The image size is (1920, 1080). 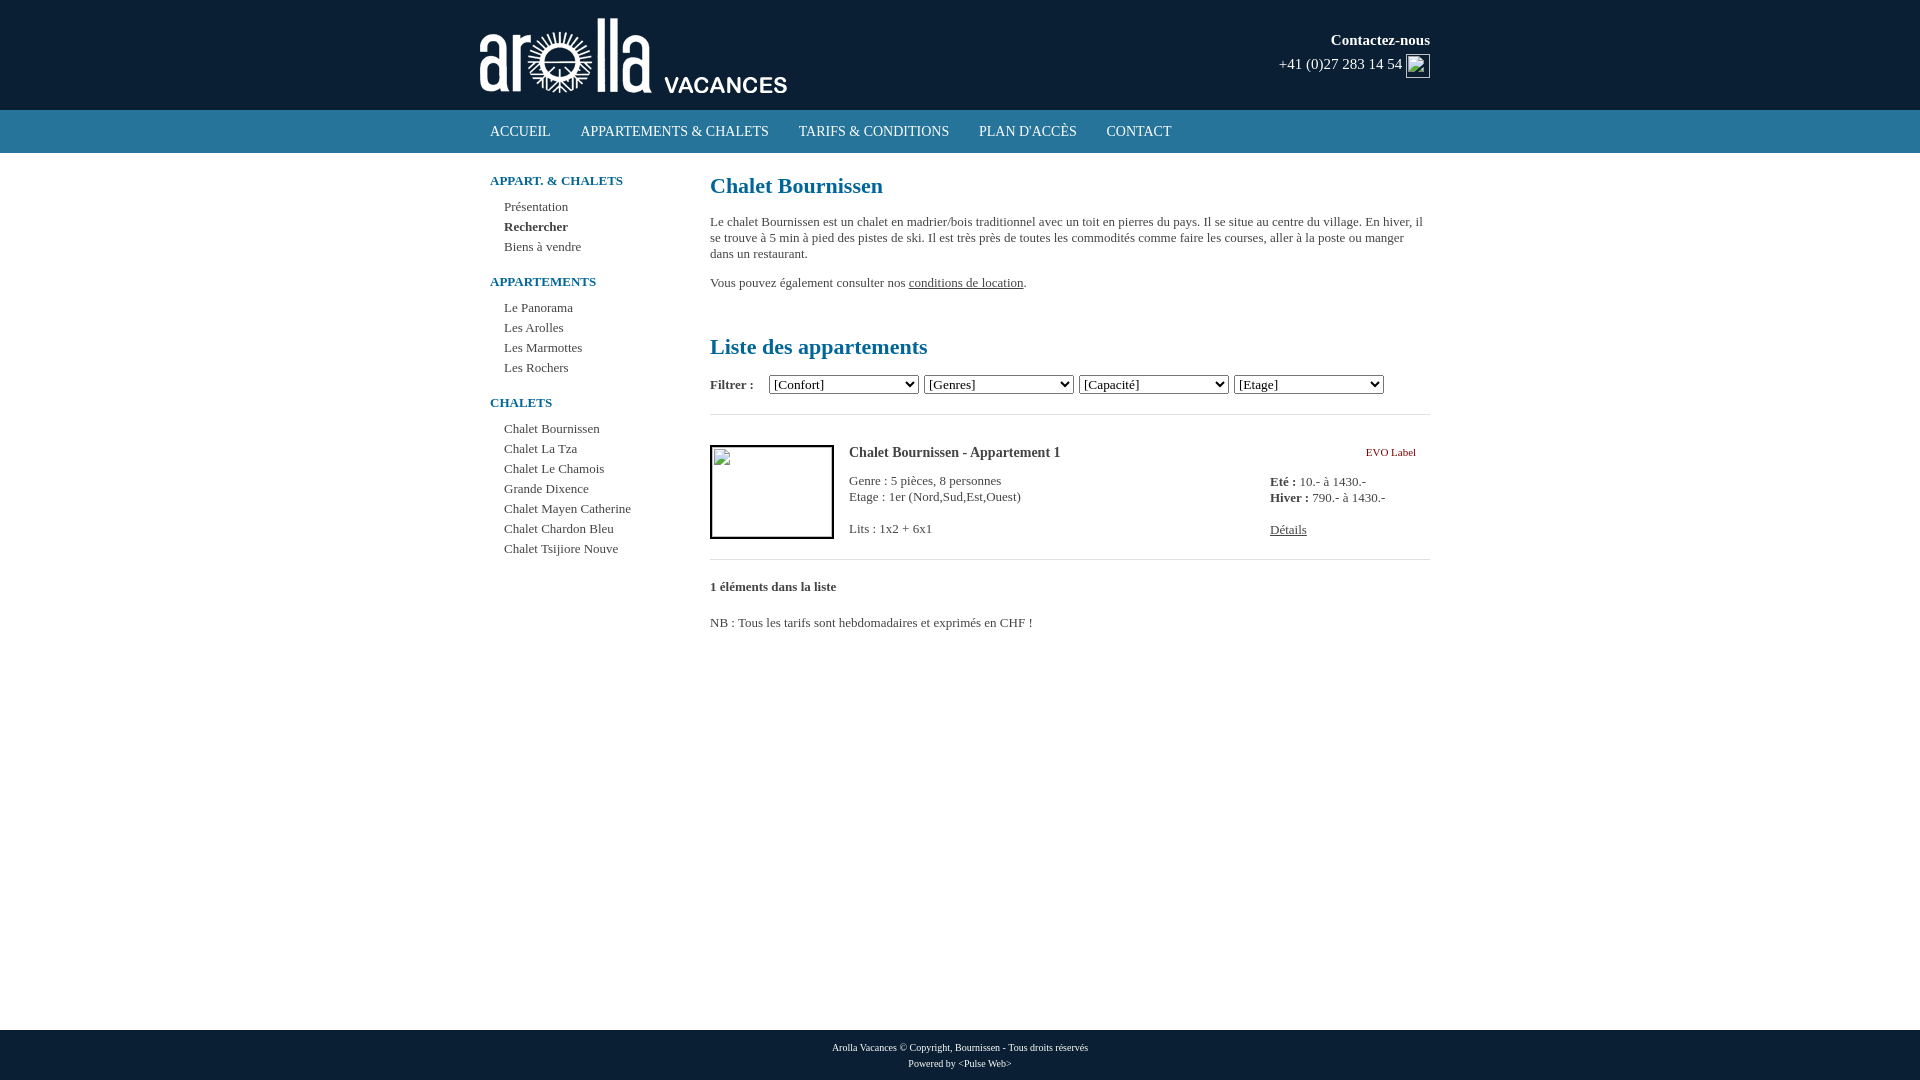 I want to click on 'Chalet Le Chamois', so click(x=553, y=468).